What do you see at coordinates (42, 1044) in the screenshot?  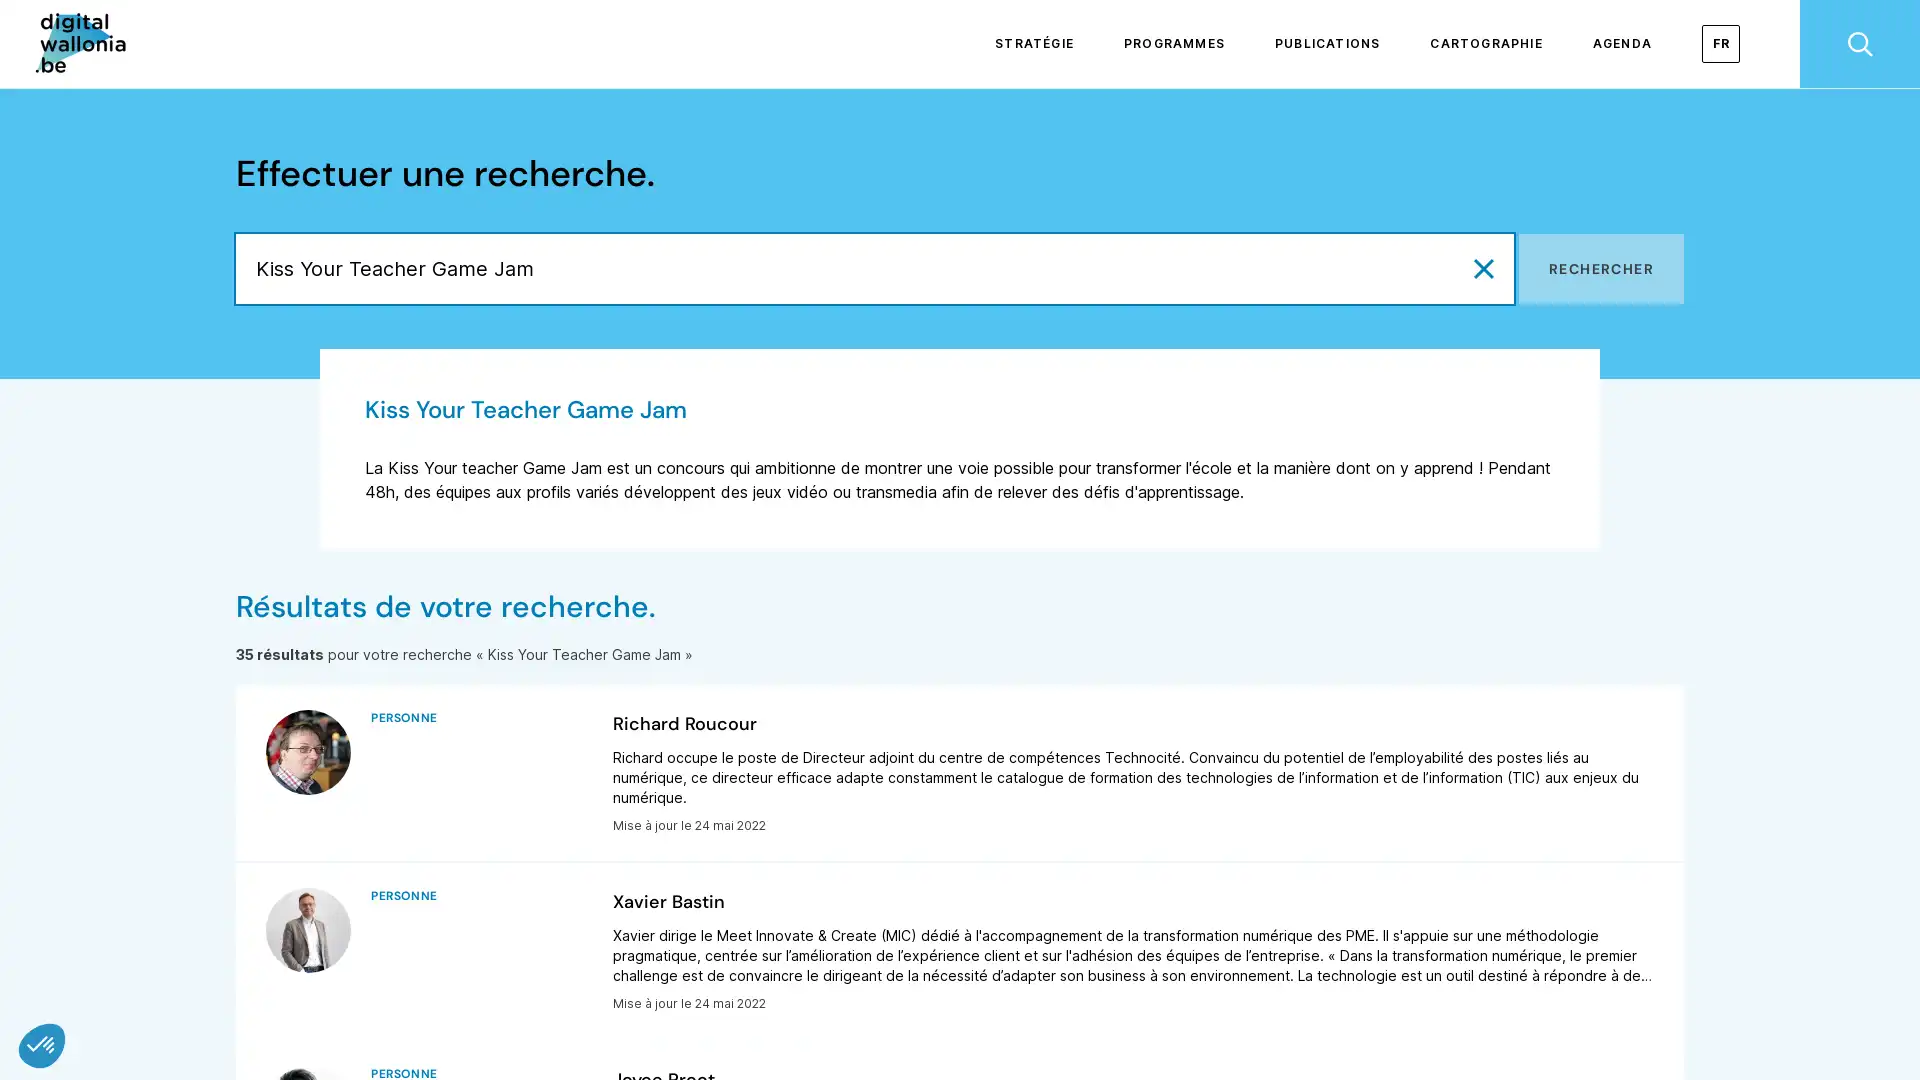 I see `Fermer` at bounding box center [42, 1044].